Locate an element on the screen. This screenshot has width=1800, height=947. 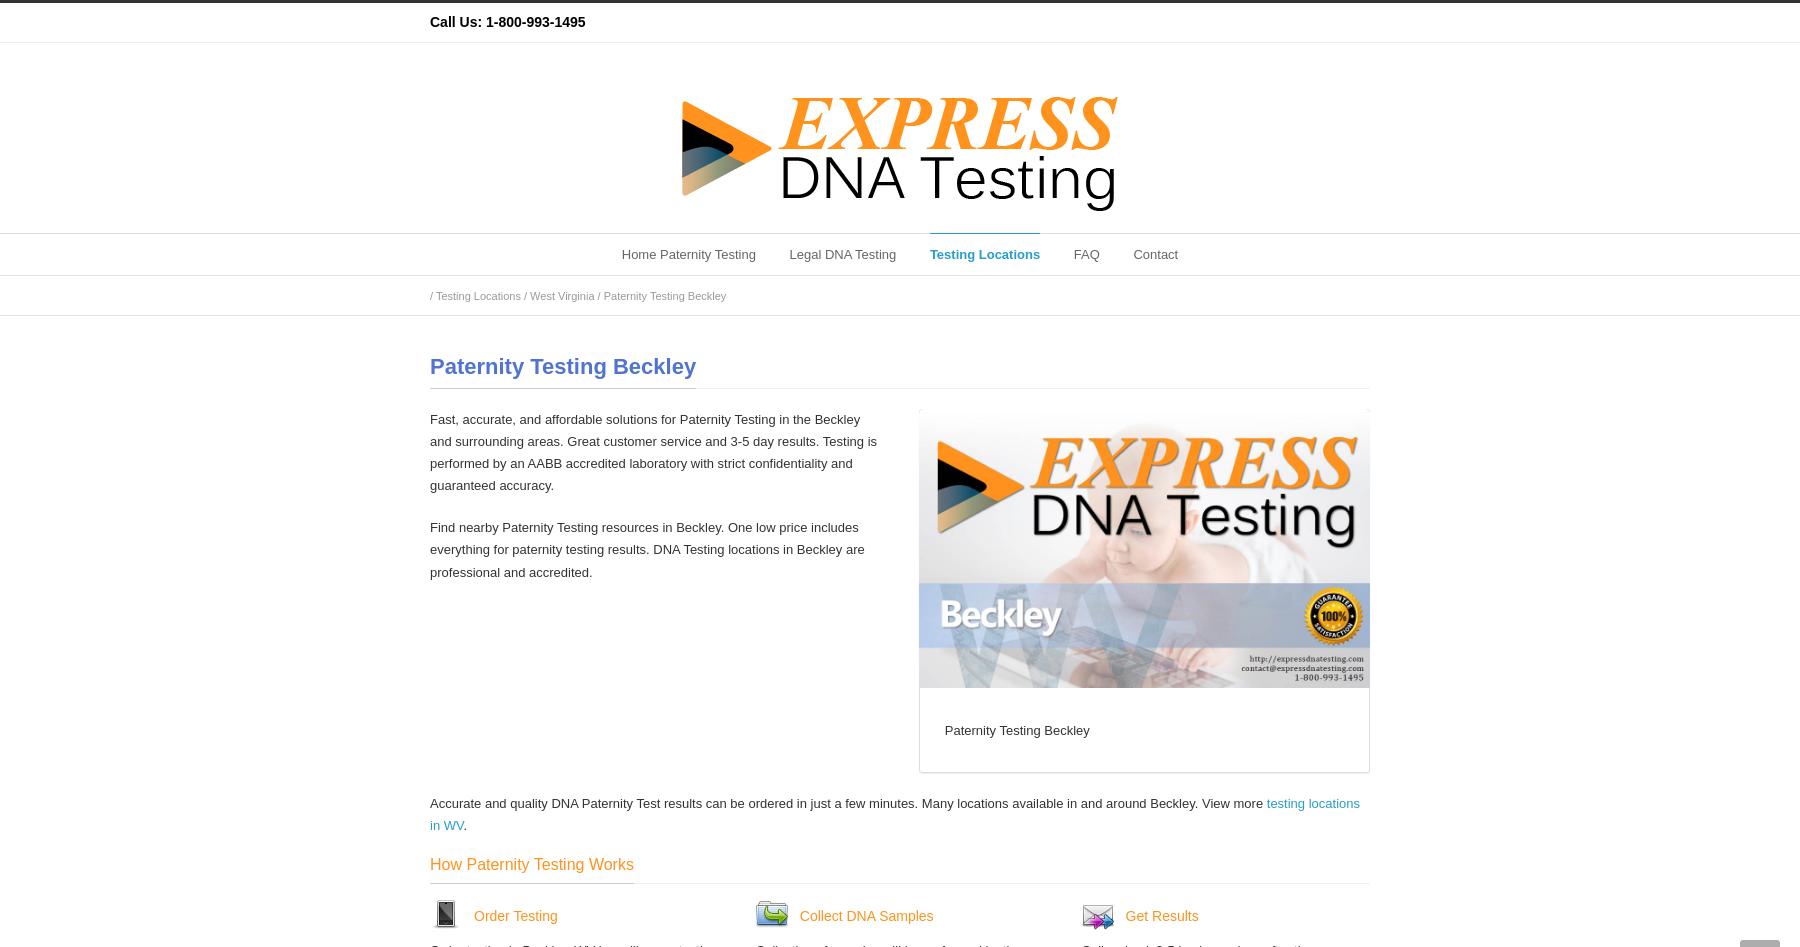
'testing locations in WV' is located at coordinates (430, 814).